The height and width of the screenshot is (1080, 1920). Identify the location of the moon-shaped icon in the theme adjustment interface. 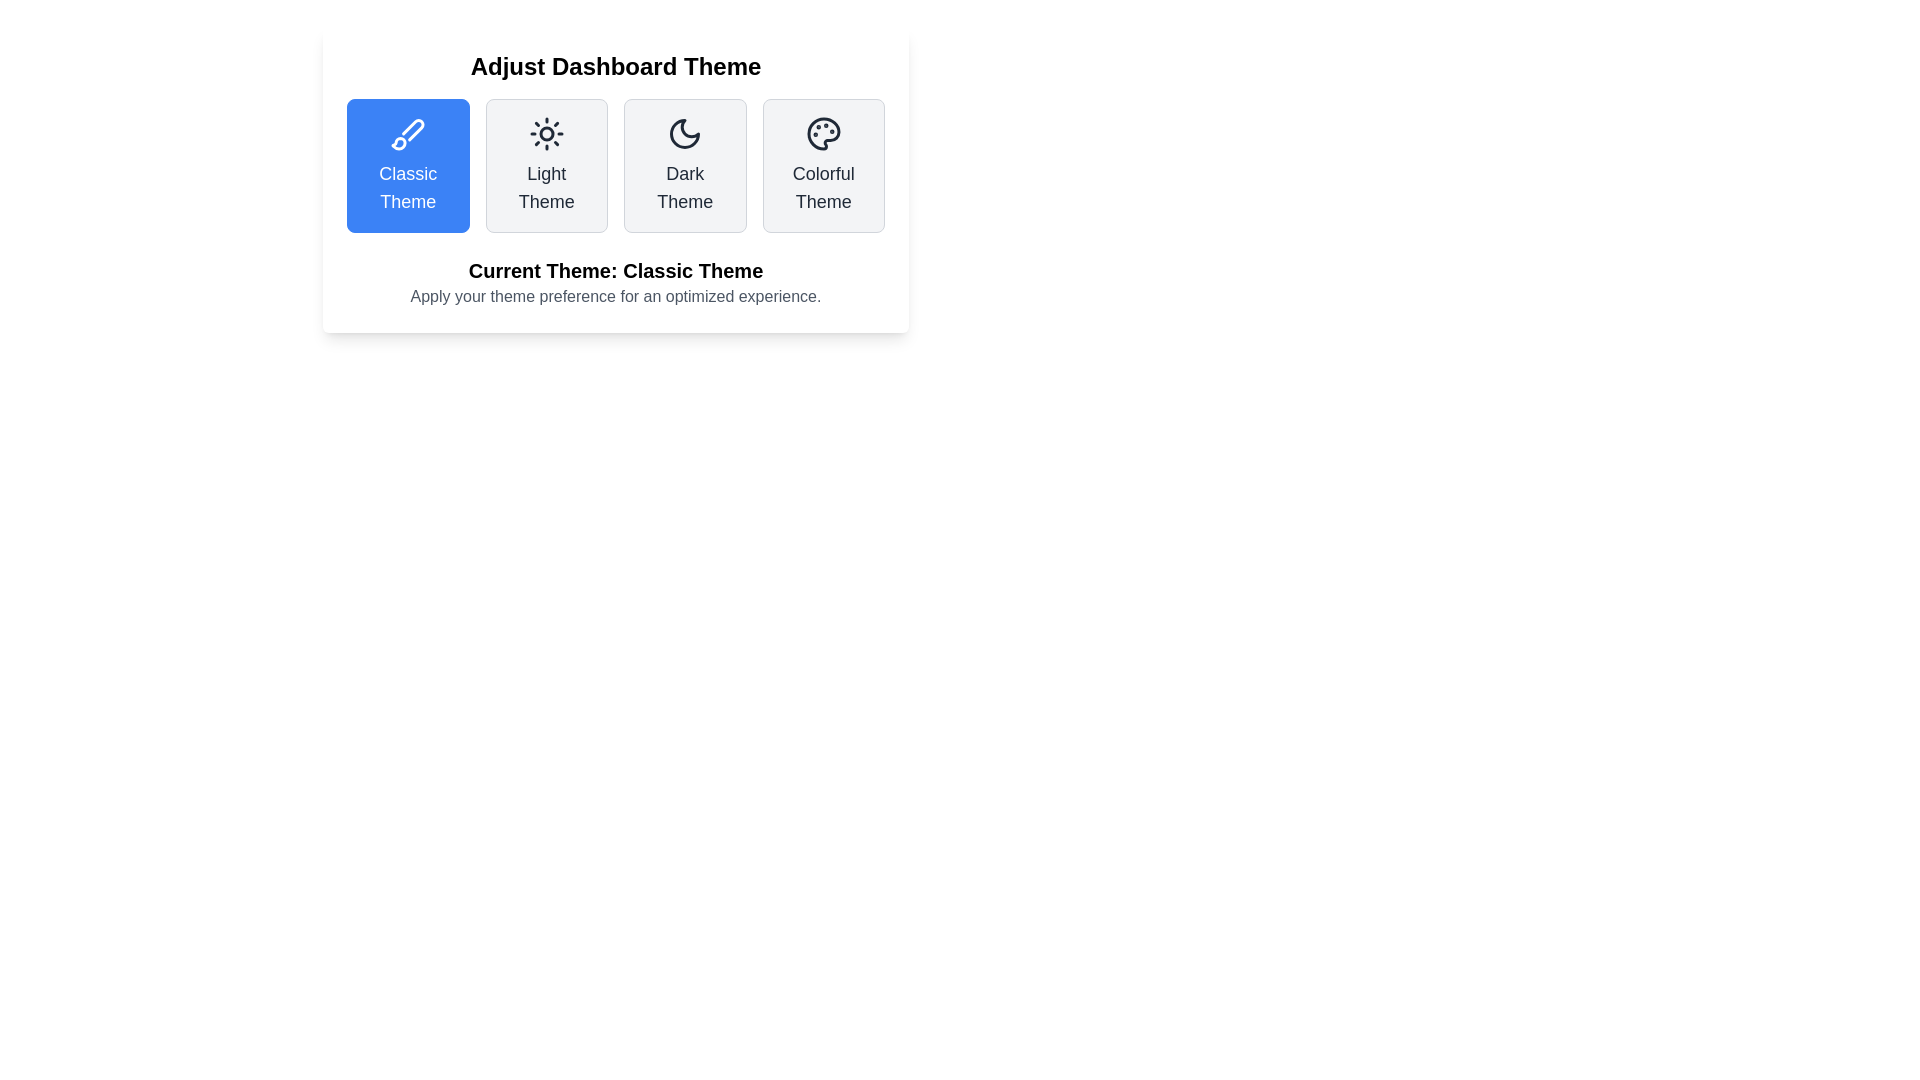
(685, 134).